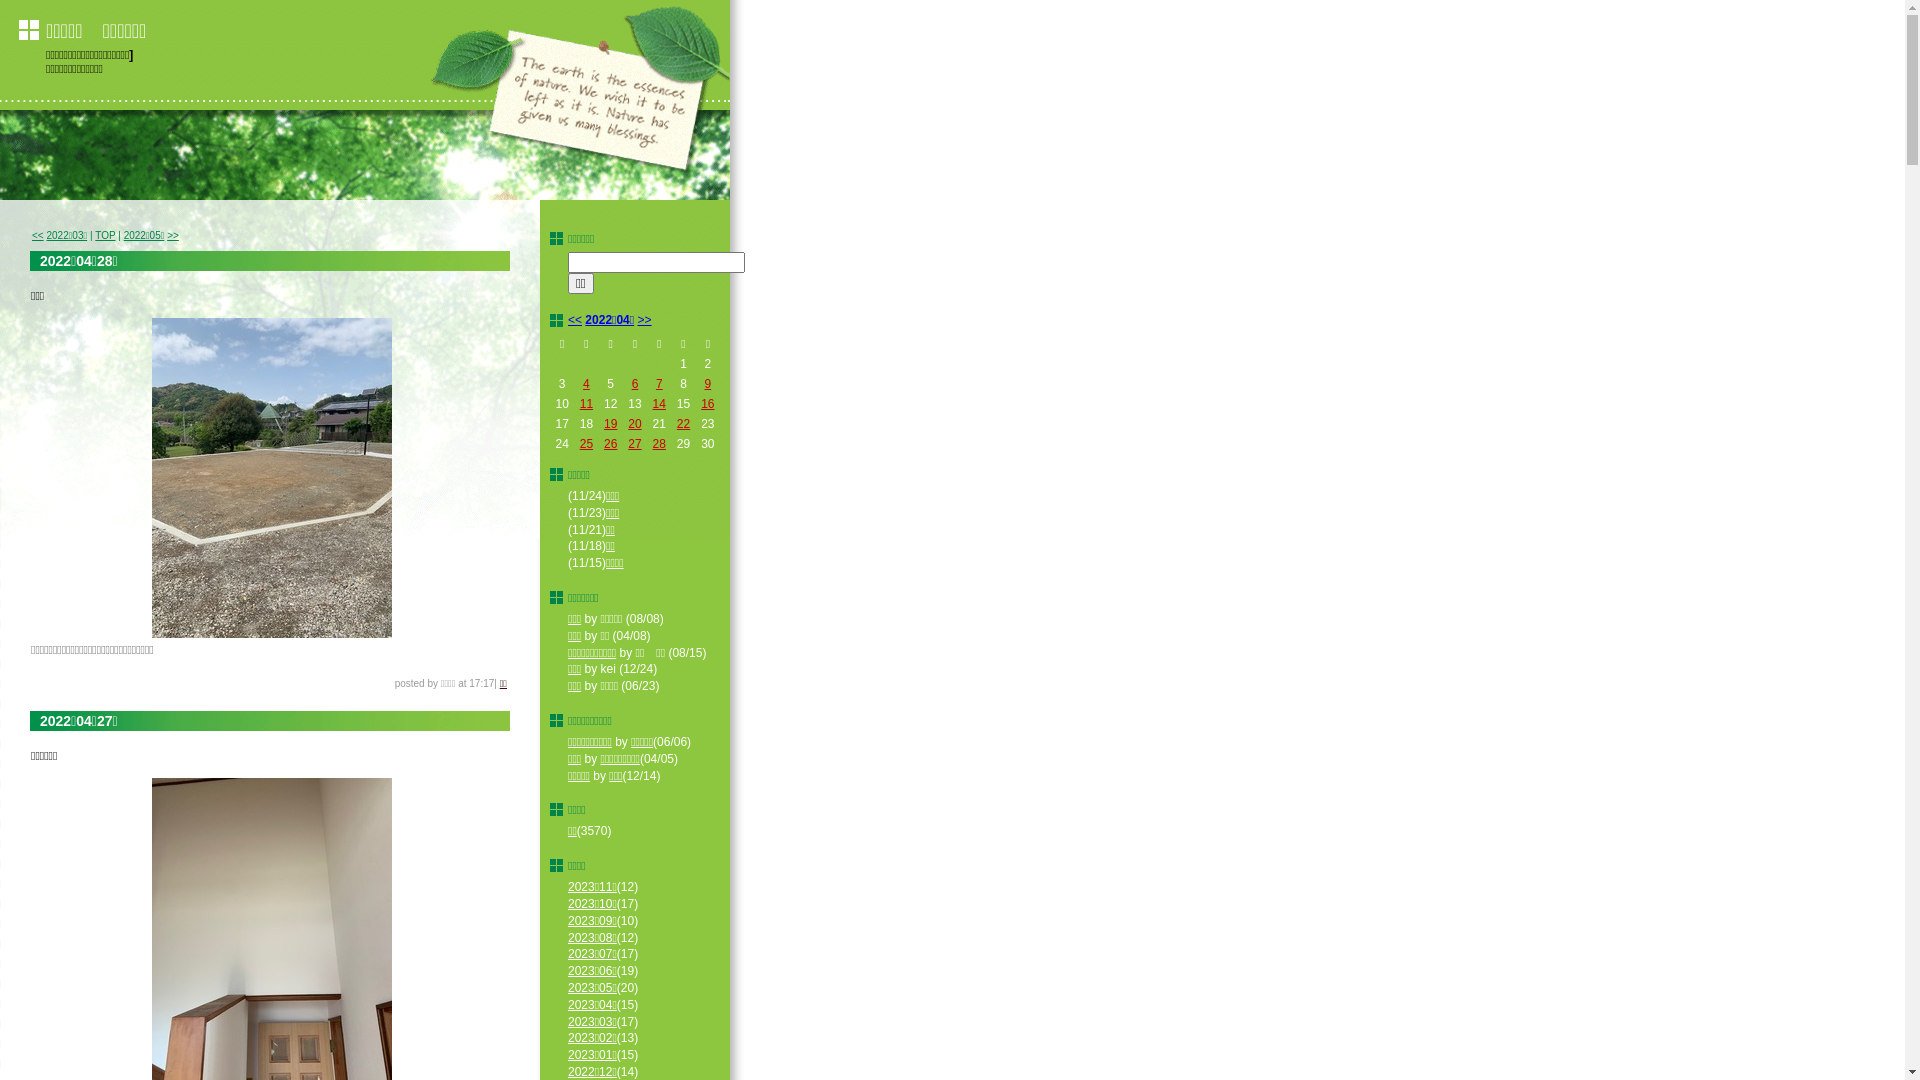  What do you see at coordinates (652, 404) in the screenshot?
I see `'14'` at bounding box center [652, 404].